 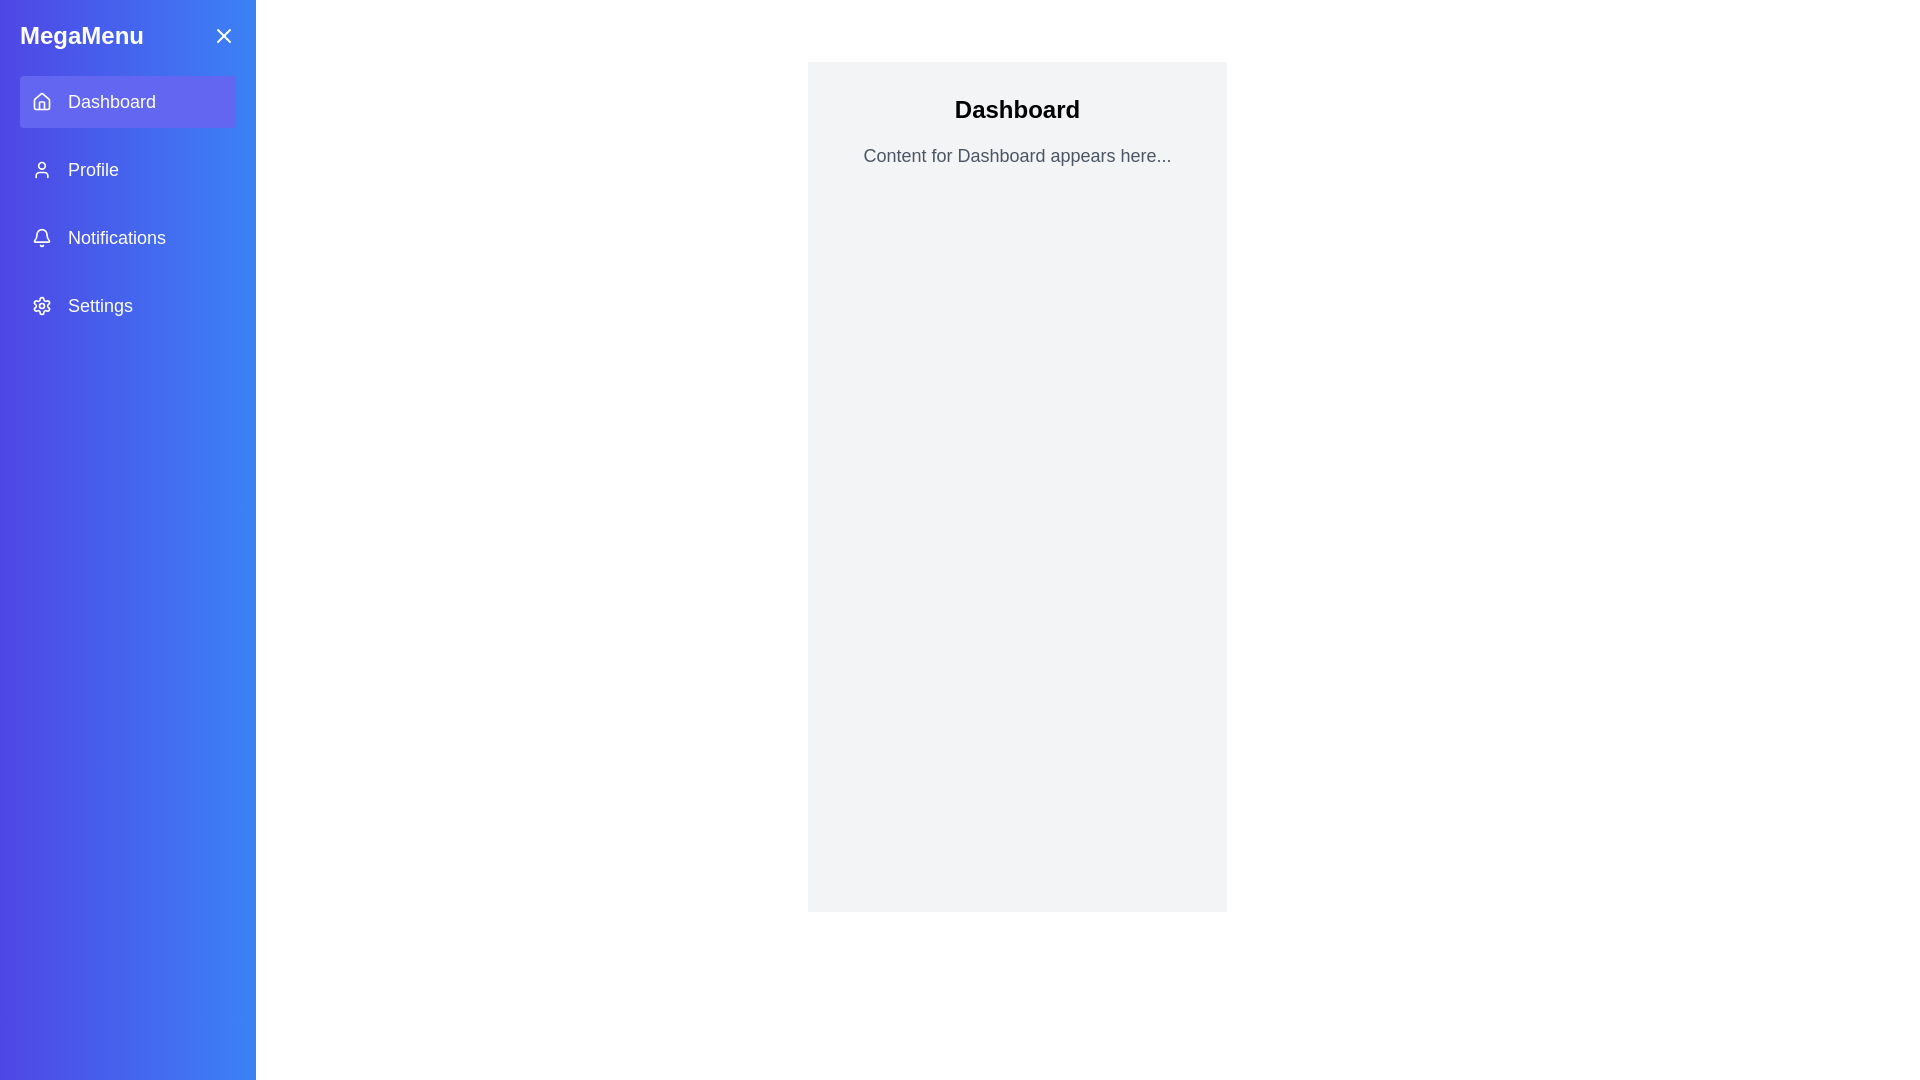 I want to click on the gear icon located on the blue sidebar menu next to the 'Settings' text label, so click(x=42, y=305).